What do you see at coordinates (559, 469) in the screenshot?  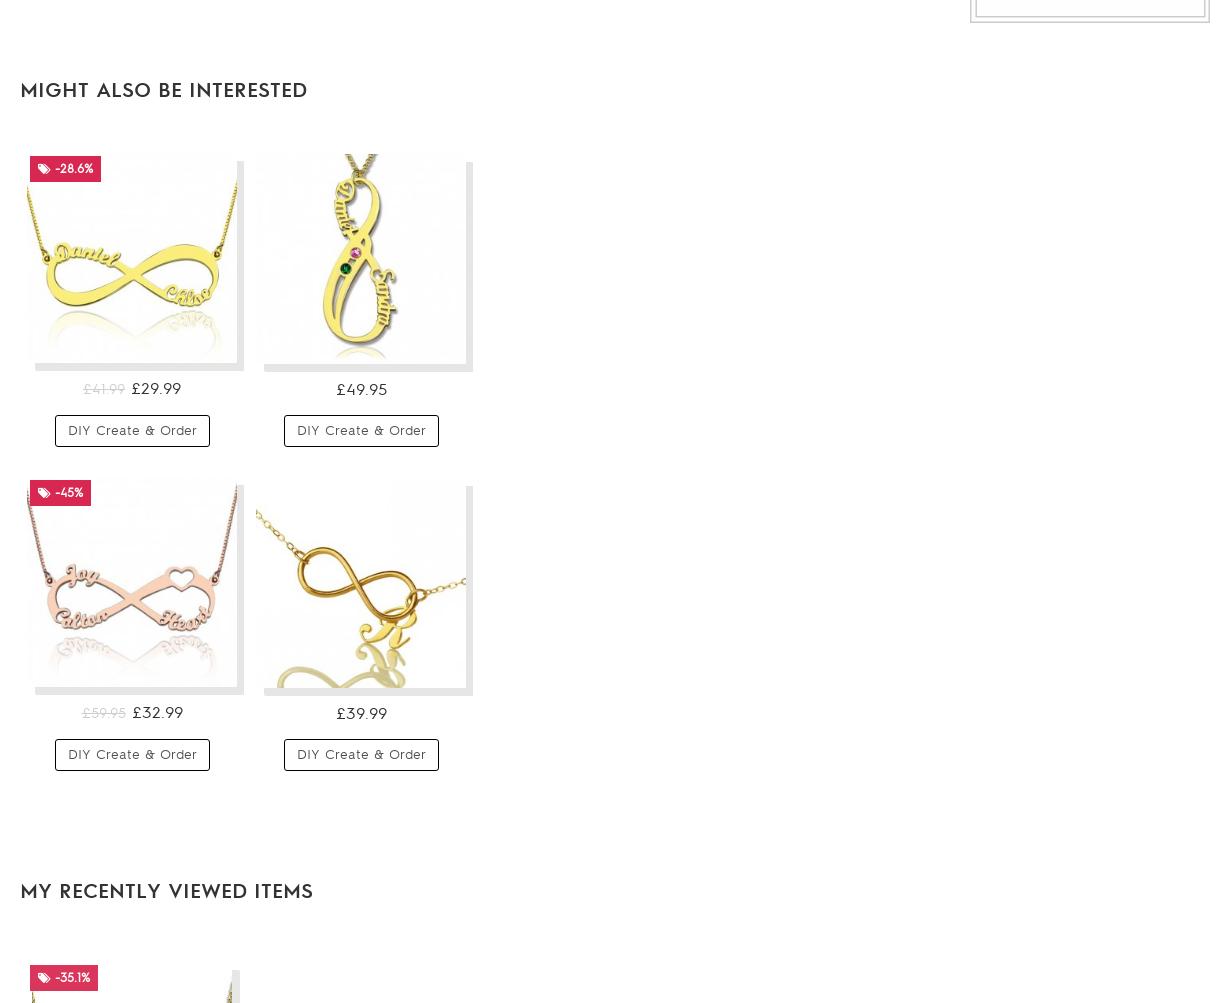 I see `'£59.00'` at bounding box center [559, 469].